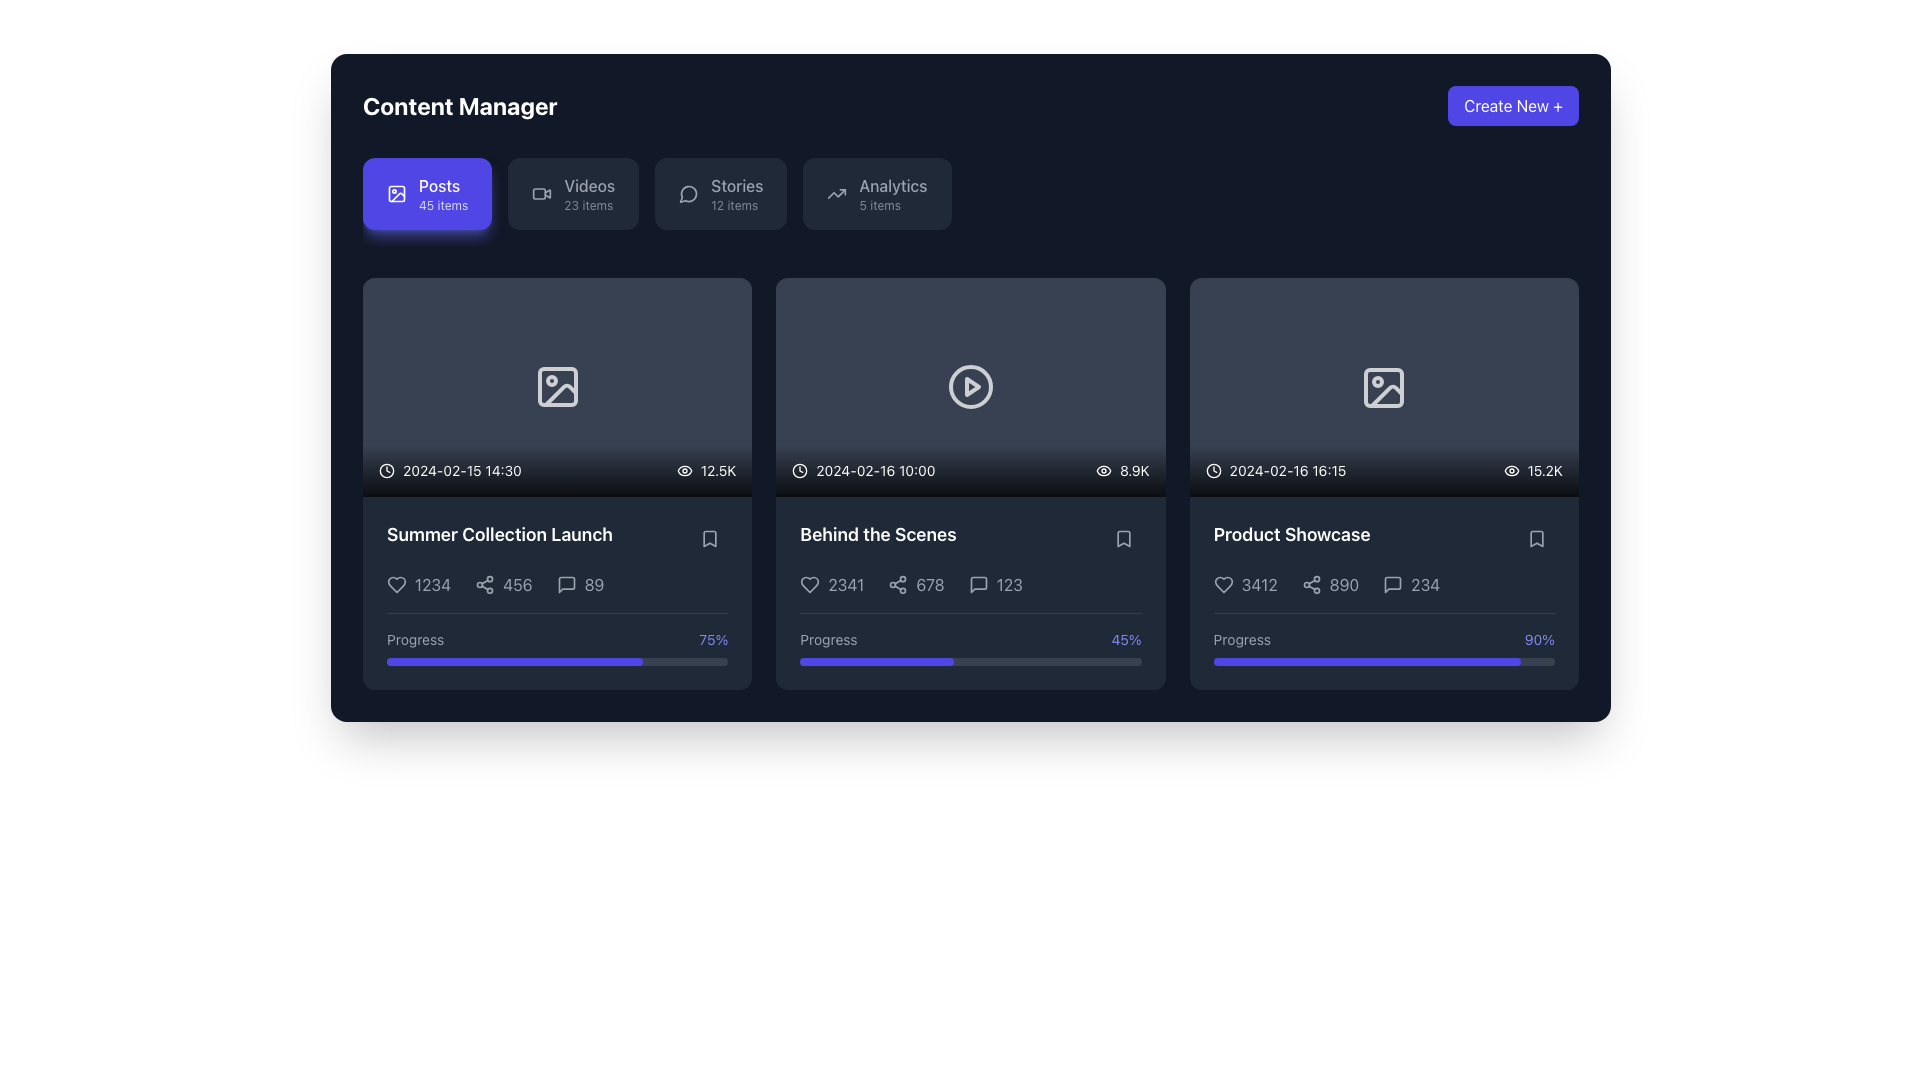  I want to click on the likes indicator icon located above the like count '3412' in the 'Product Showcase' card, so click(1222, 585).